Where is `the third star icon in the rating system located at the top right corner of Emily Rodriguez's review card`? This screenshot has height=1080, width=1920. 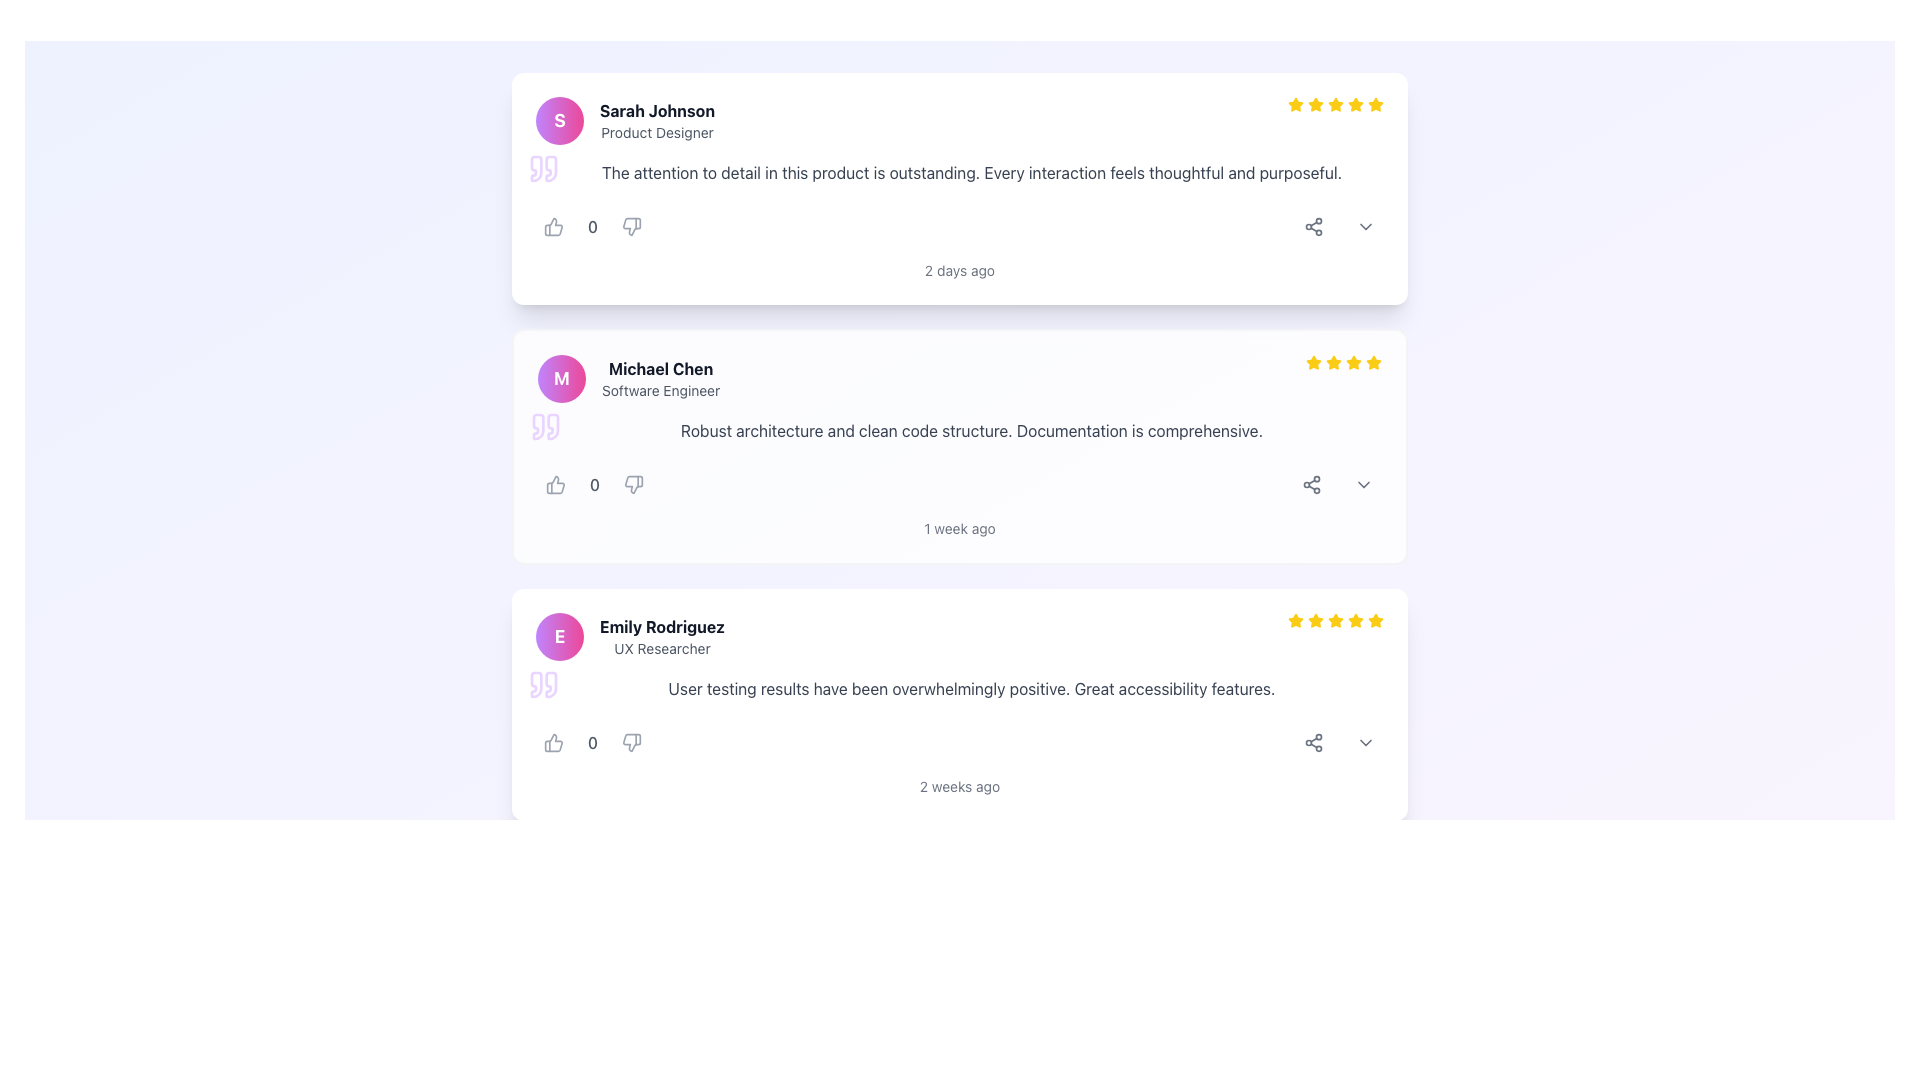 the third star icon in the rating system located at the top right corner of Emily Rodriguez's review card is located at coordinates (1335, 620).